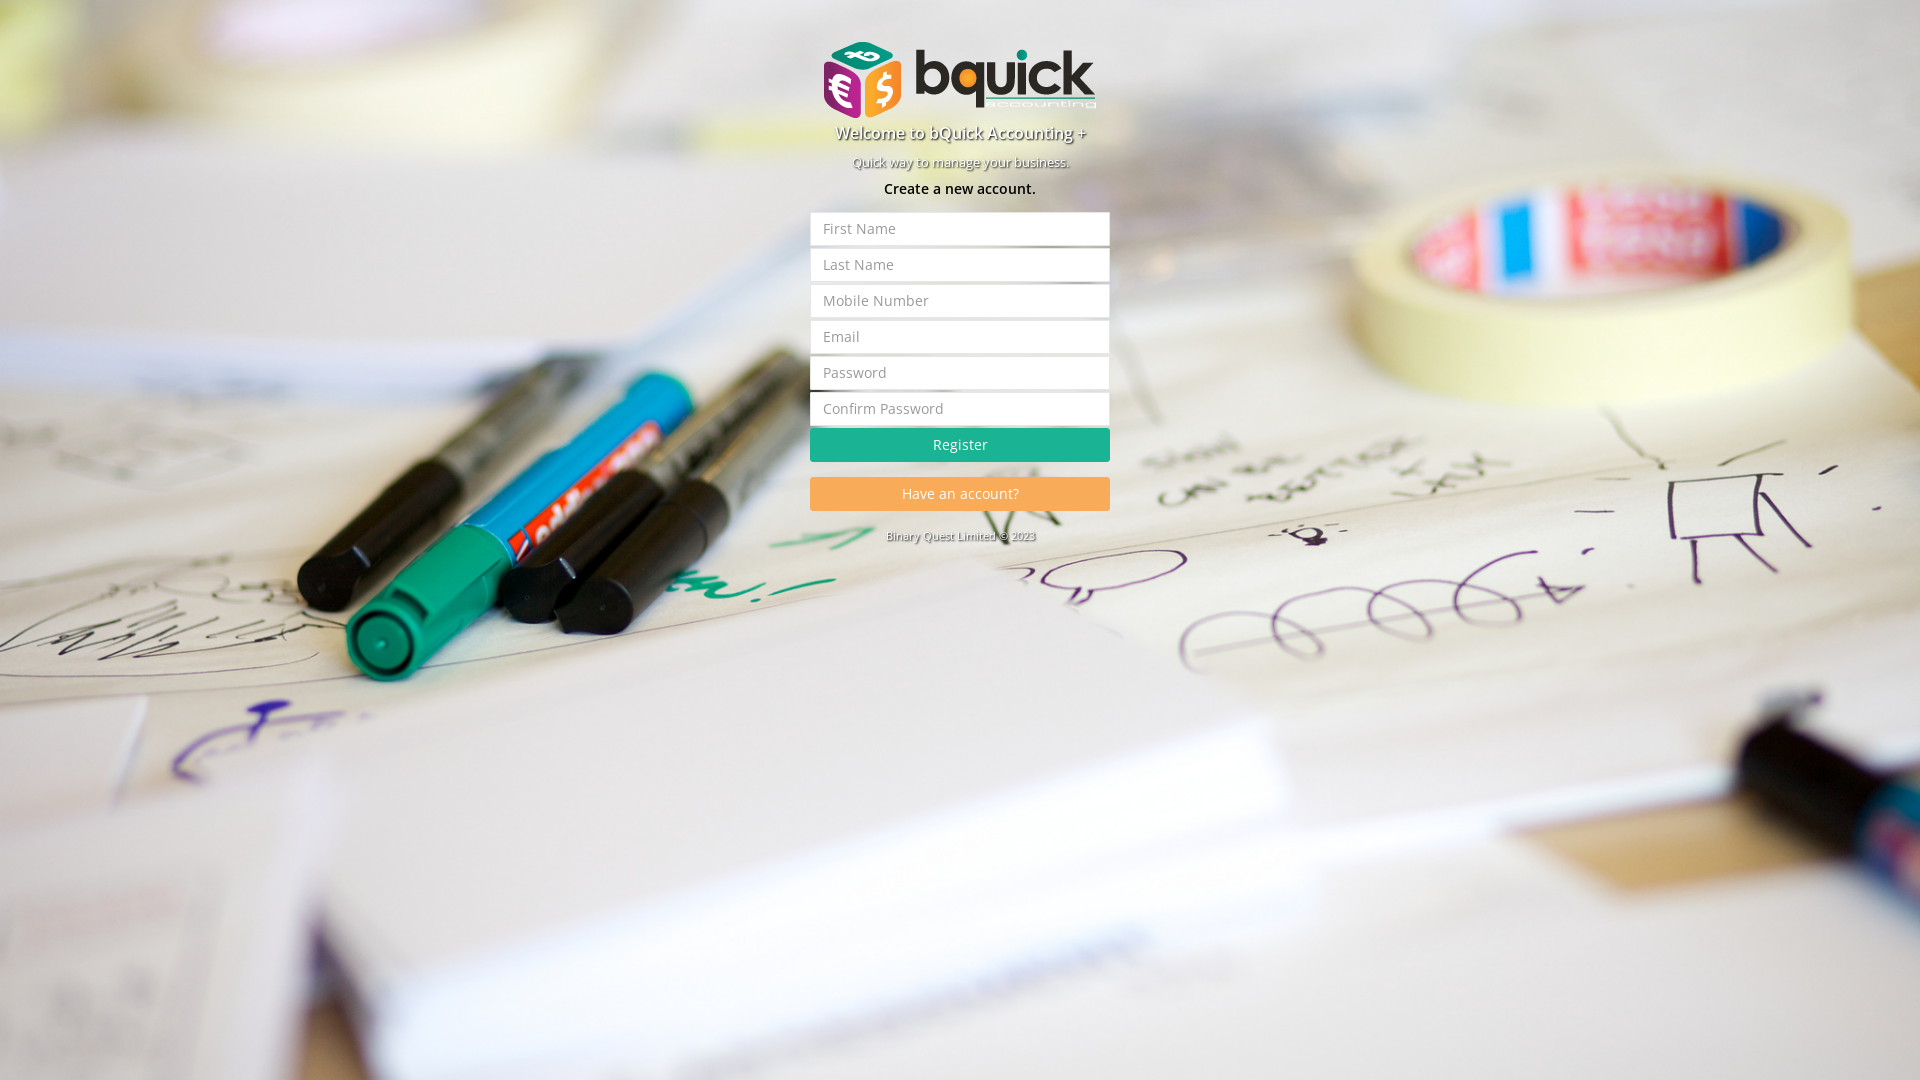 Image resolution: width=1920 pixels, height=1080 pixels. I want to click on 'Have an account?', so click(810, 493).